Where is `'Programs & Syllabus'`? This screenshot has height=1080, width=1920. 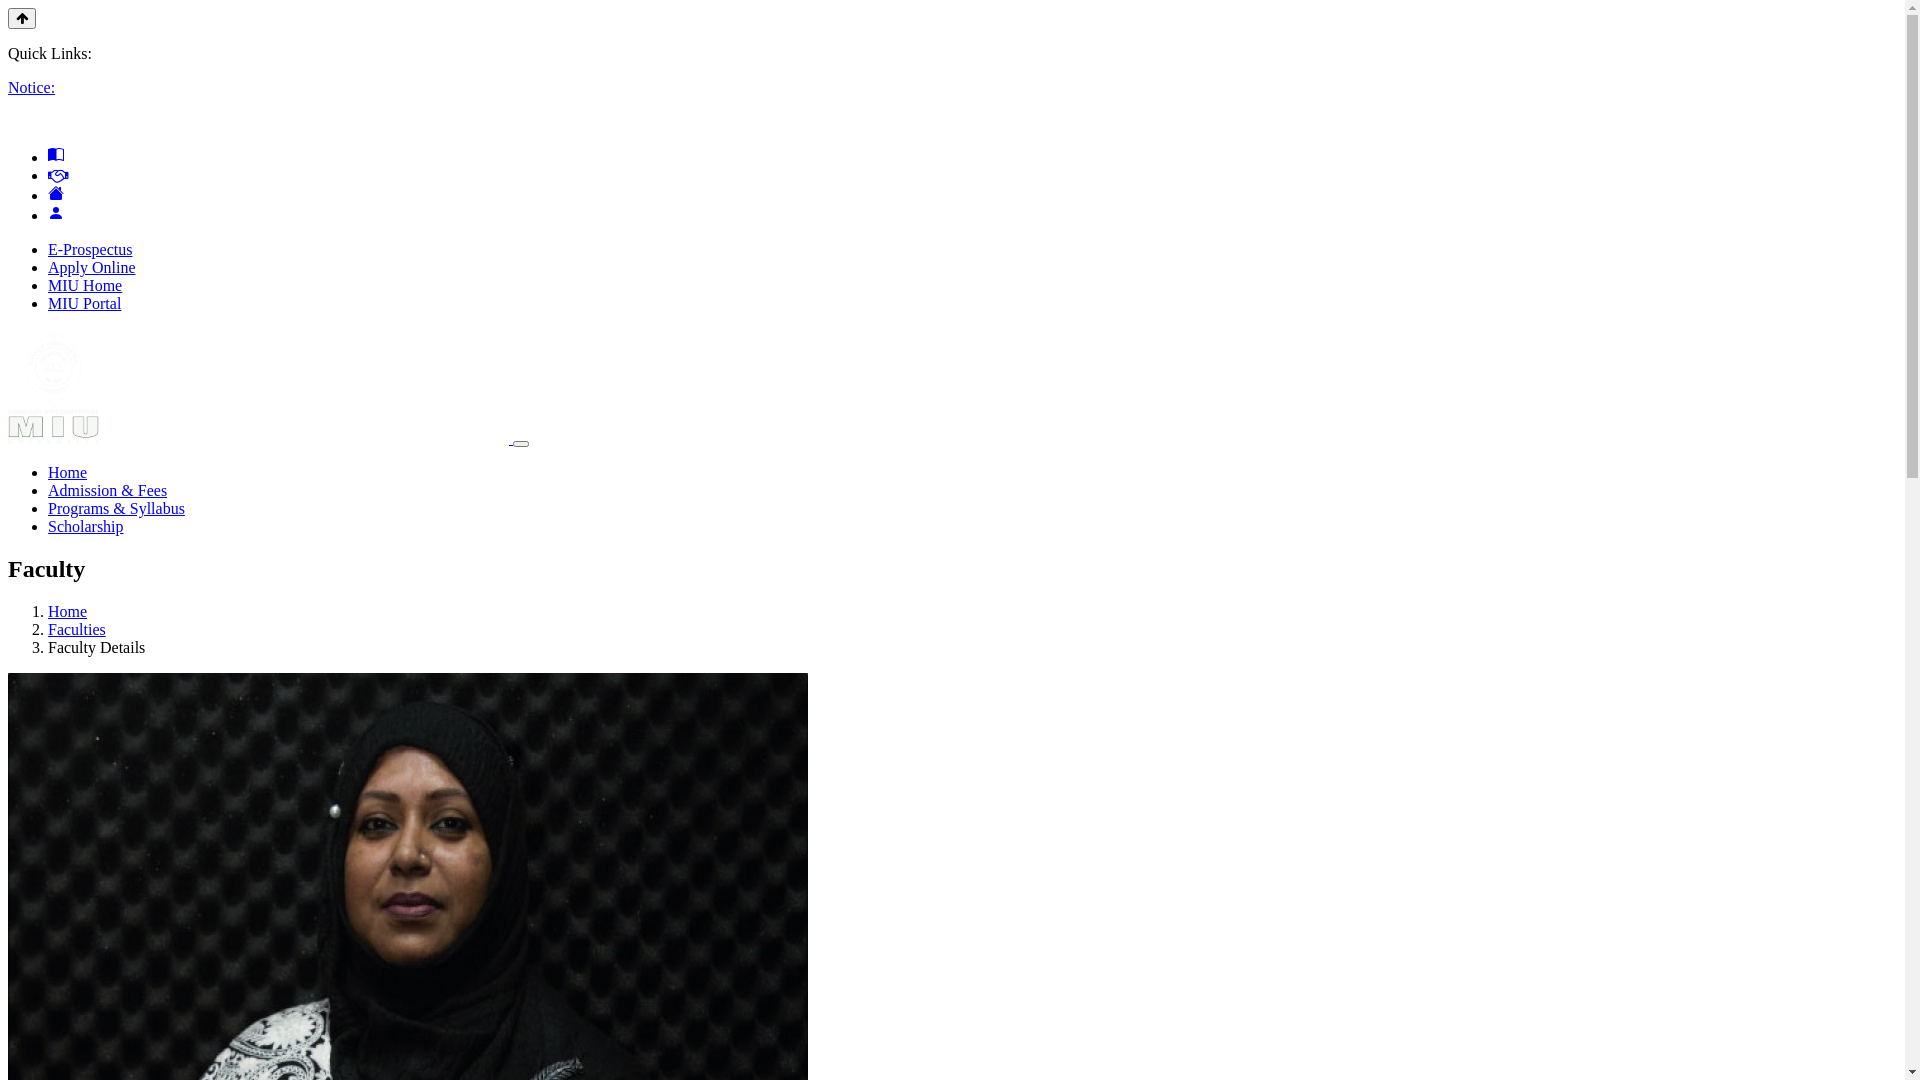 'Programs & Syllabus' is located at coordinates (115, 507).